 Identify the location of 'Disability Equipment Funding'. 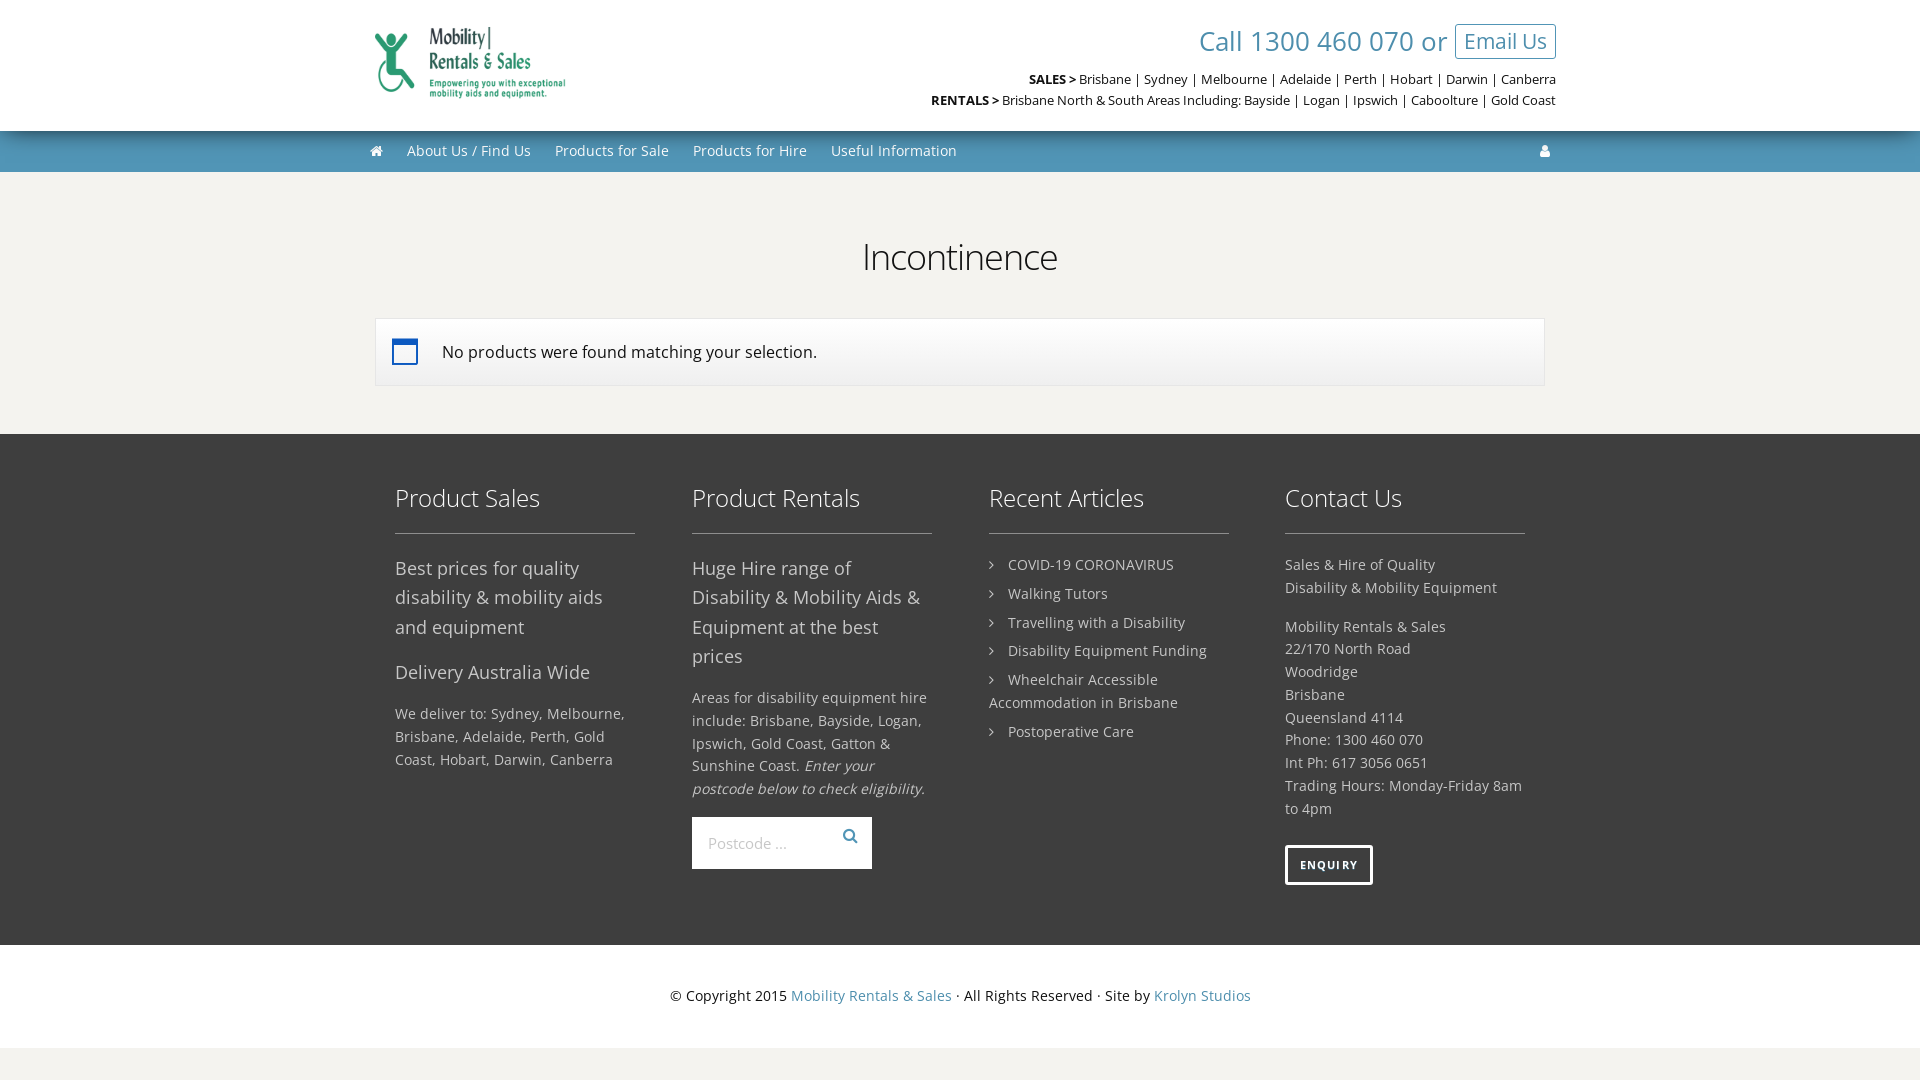
(1008, 650).